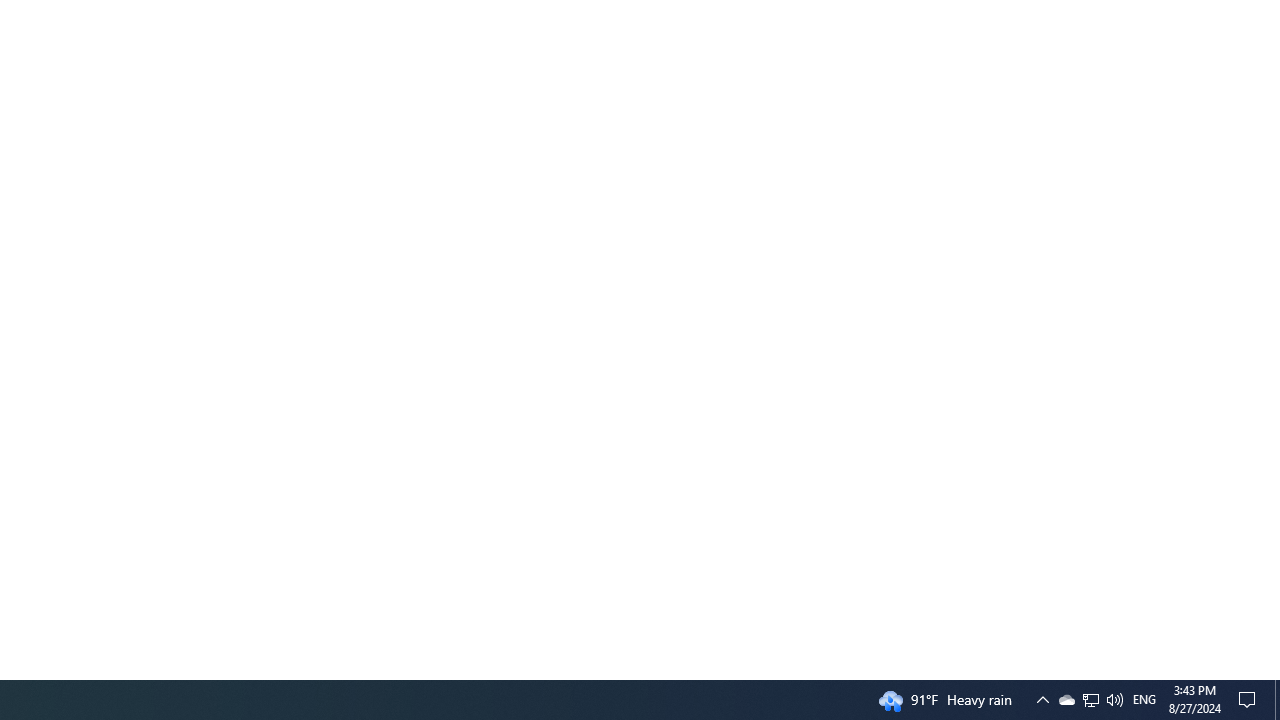  I want to click on 'Action Center, No new notifications', so click(1250, 698).